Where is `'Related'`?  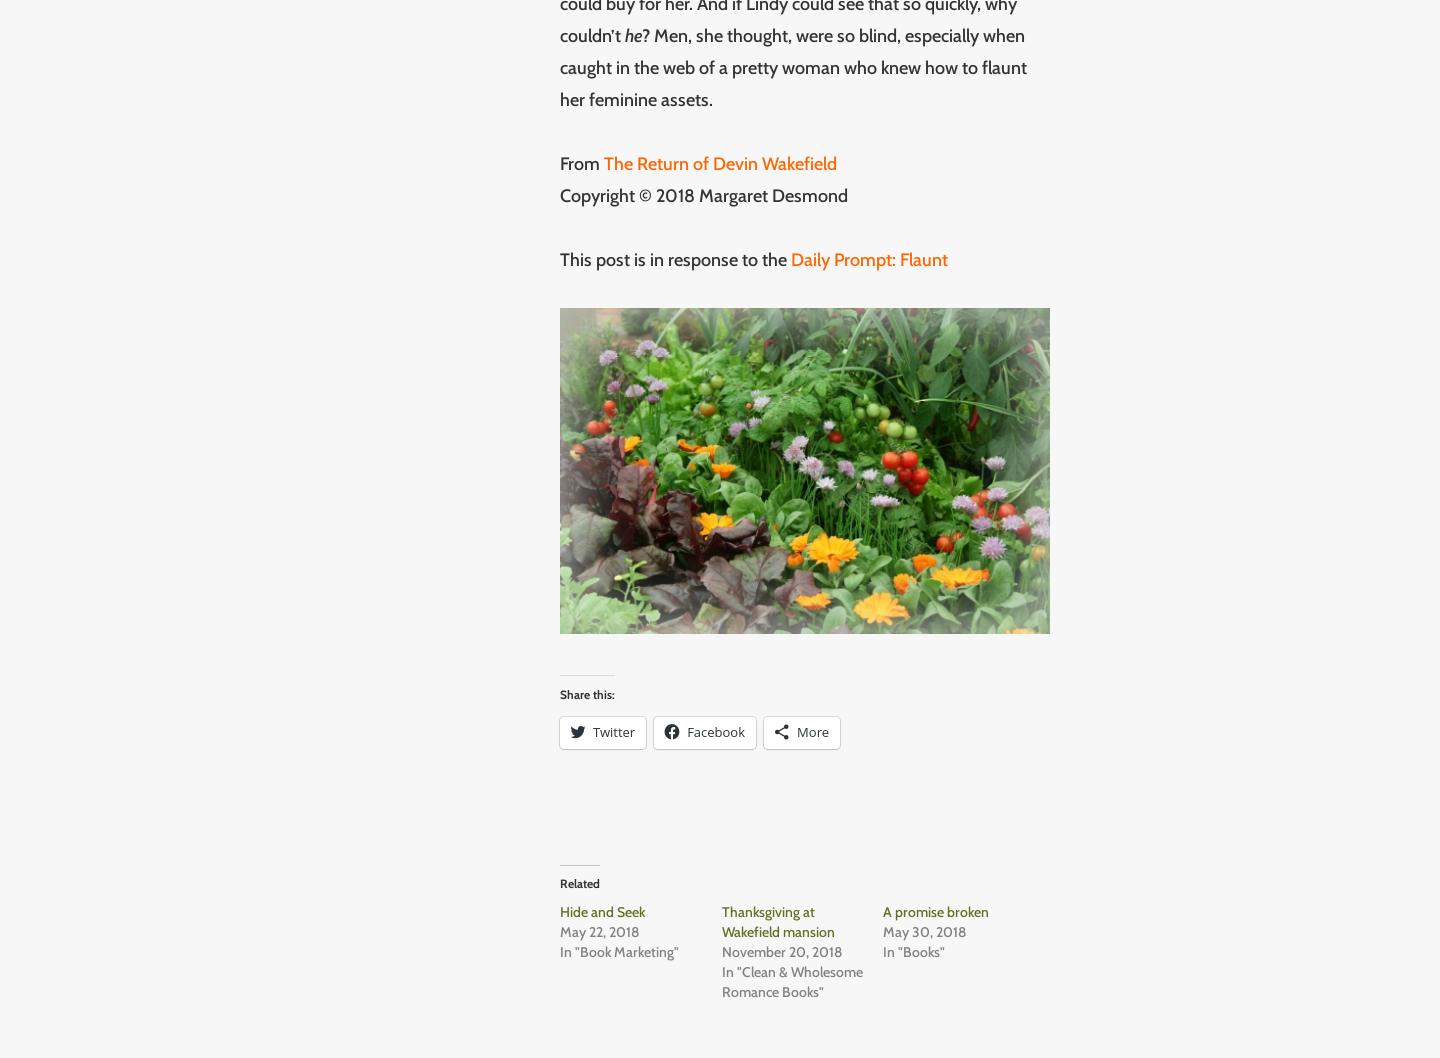 'Related' is located at coordinates (580, 882).